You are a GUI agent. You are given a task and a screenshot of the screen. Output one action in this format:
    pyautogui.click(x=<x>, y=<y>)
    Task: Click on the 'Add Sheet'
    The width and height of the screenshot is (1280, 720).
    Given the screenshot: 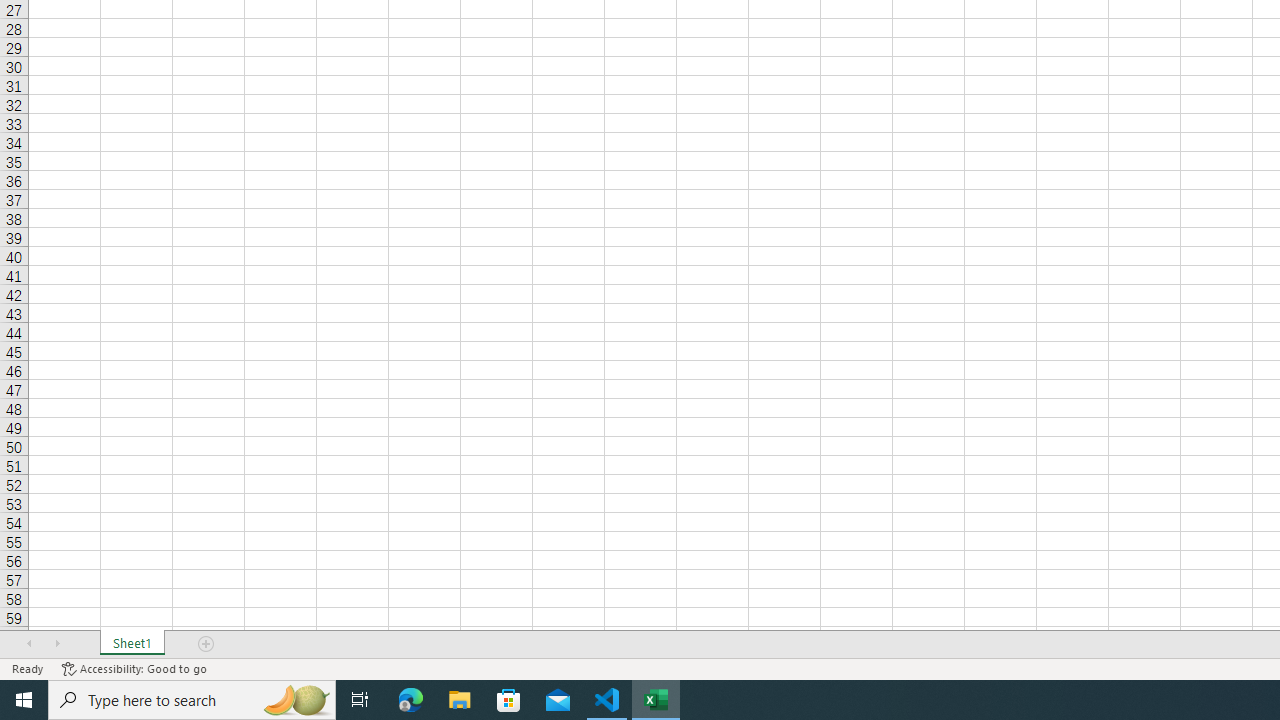 What is the action you would take?
    pyautogui.click(x=207, y=644)
    